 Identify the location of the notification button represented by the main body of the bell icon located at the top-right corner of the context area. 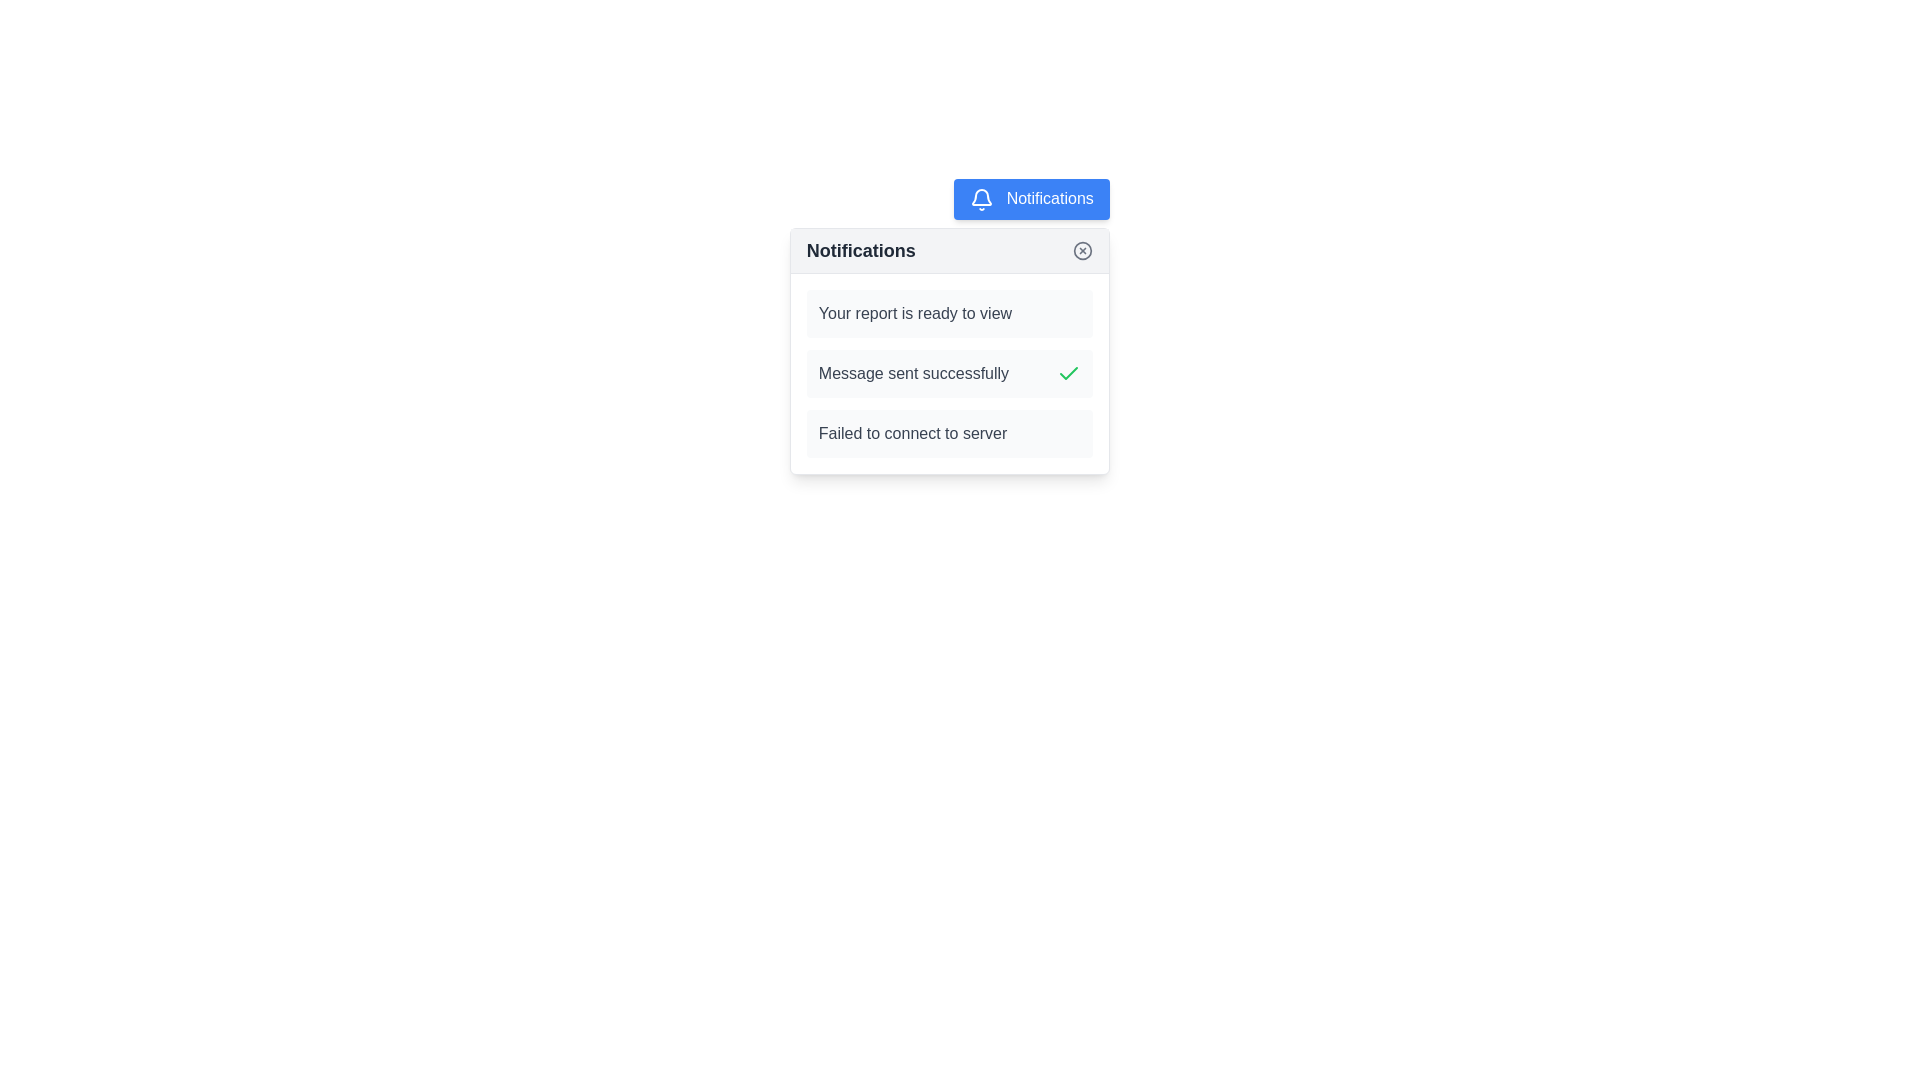
(982, 196).